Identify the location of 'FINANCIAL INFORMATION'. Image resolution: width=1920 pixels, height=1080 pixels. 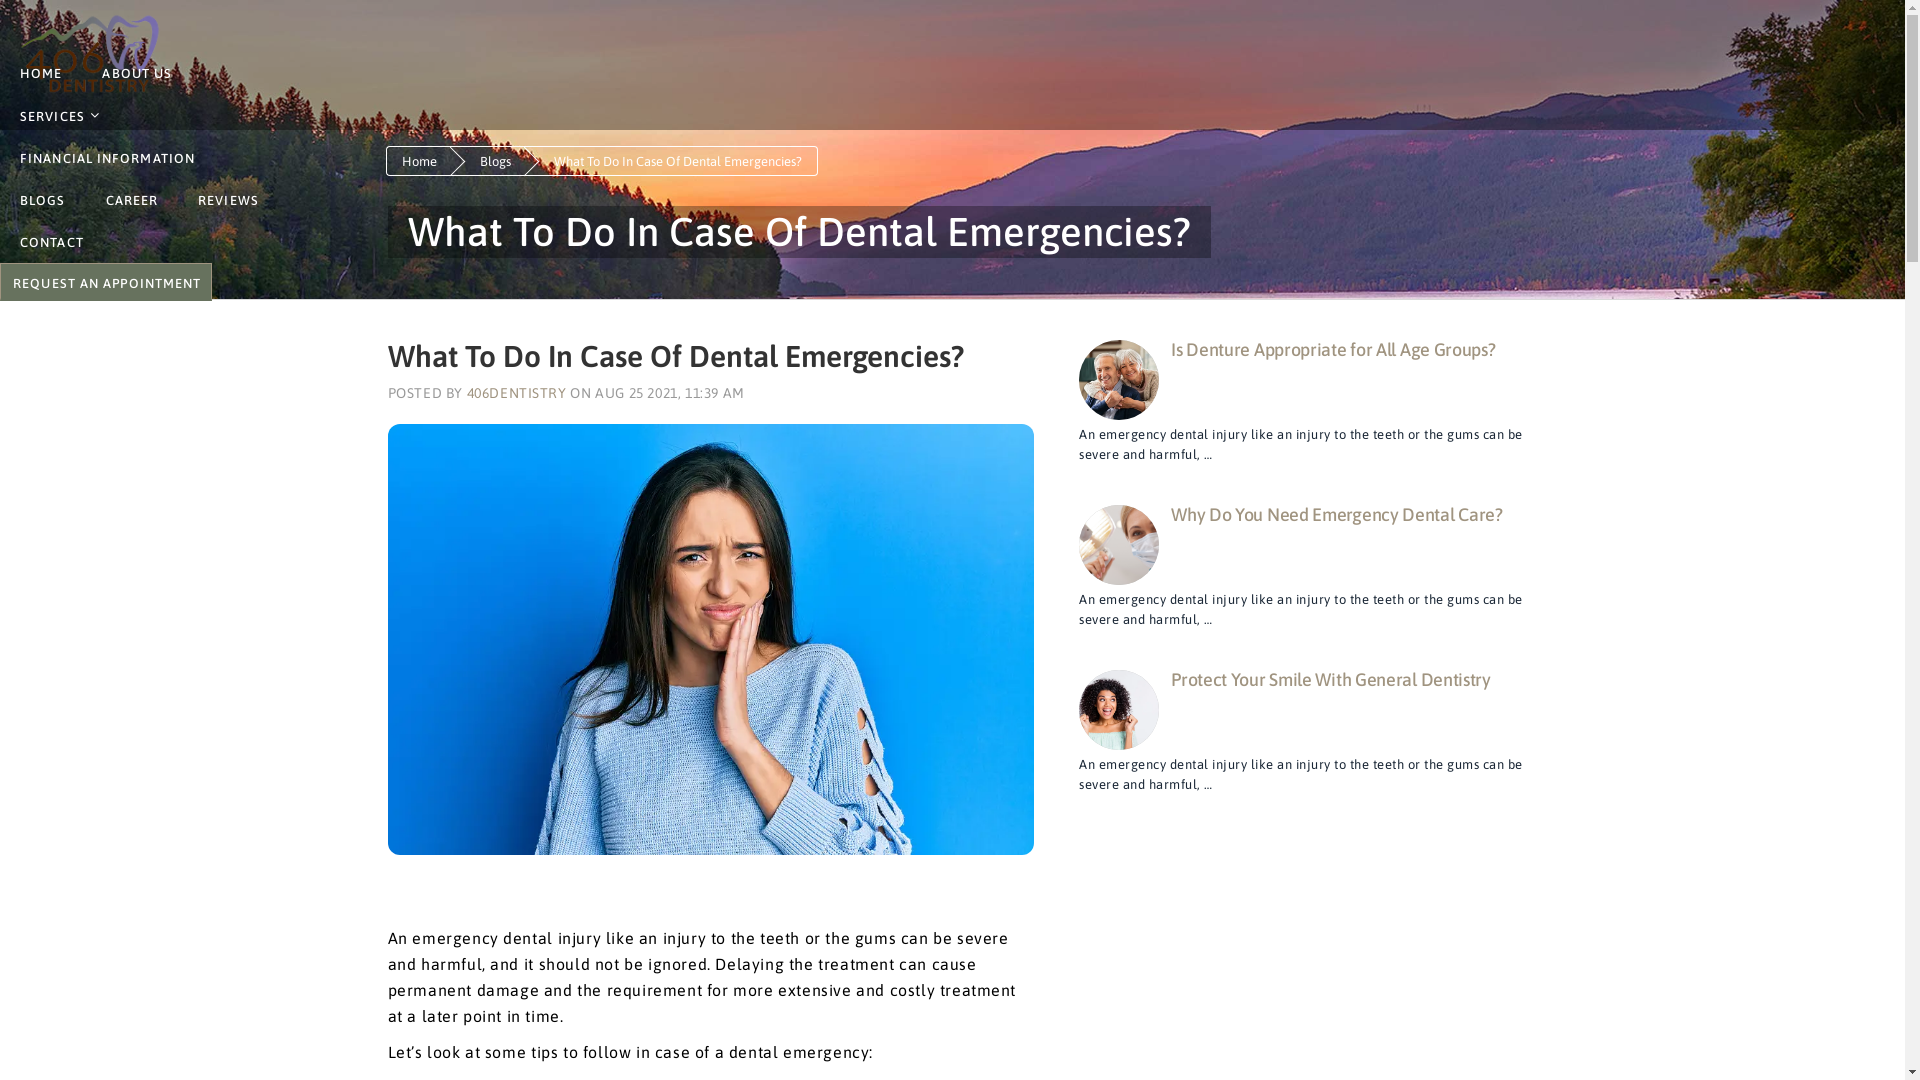
(106, 157).